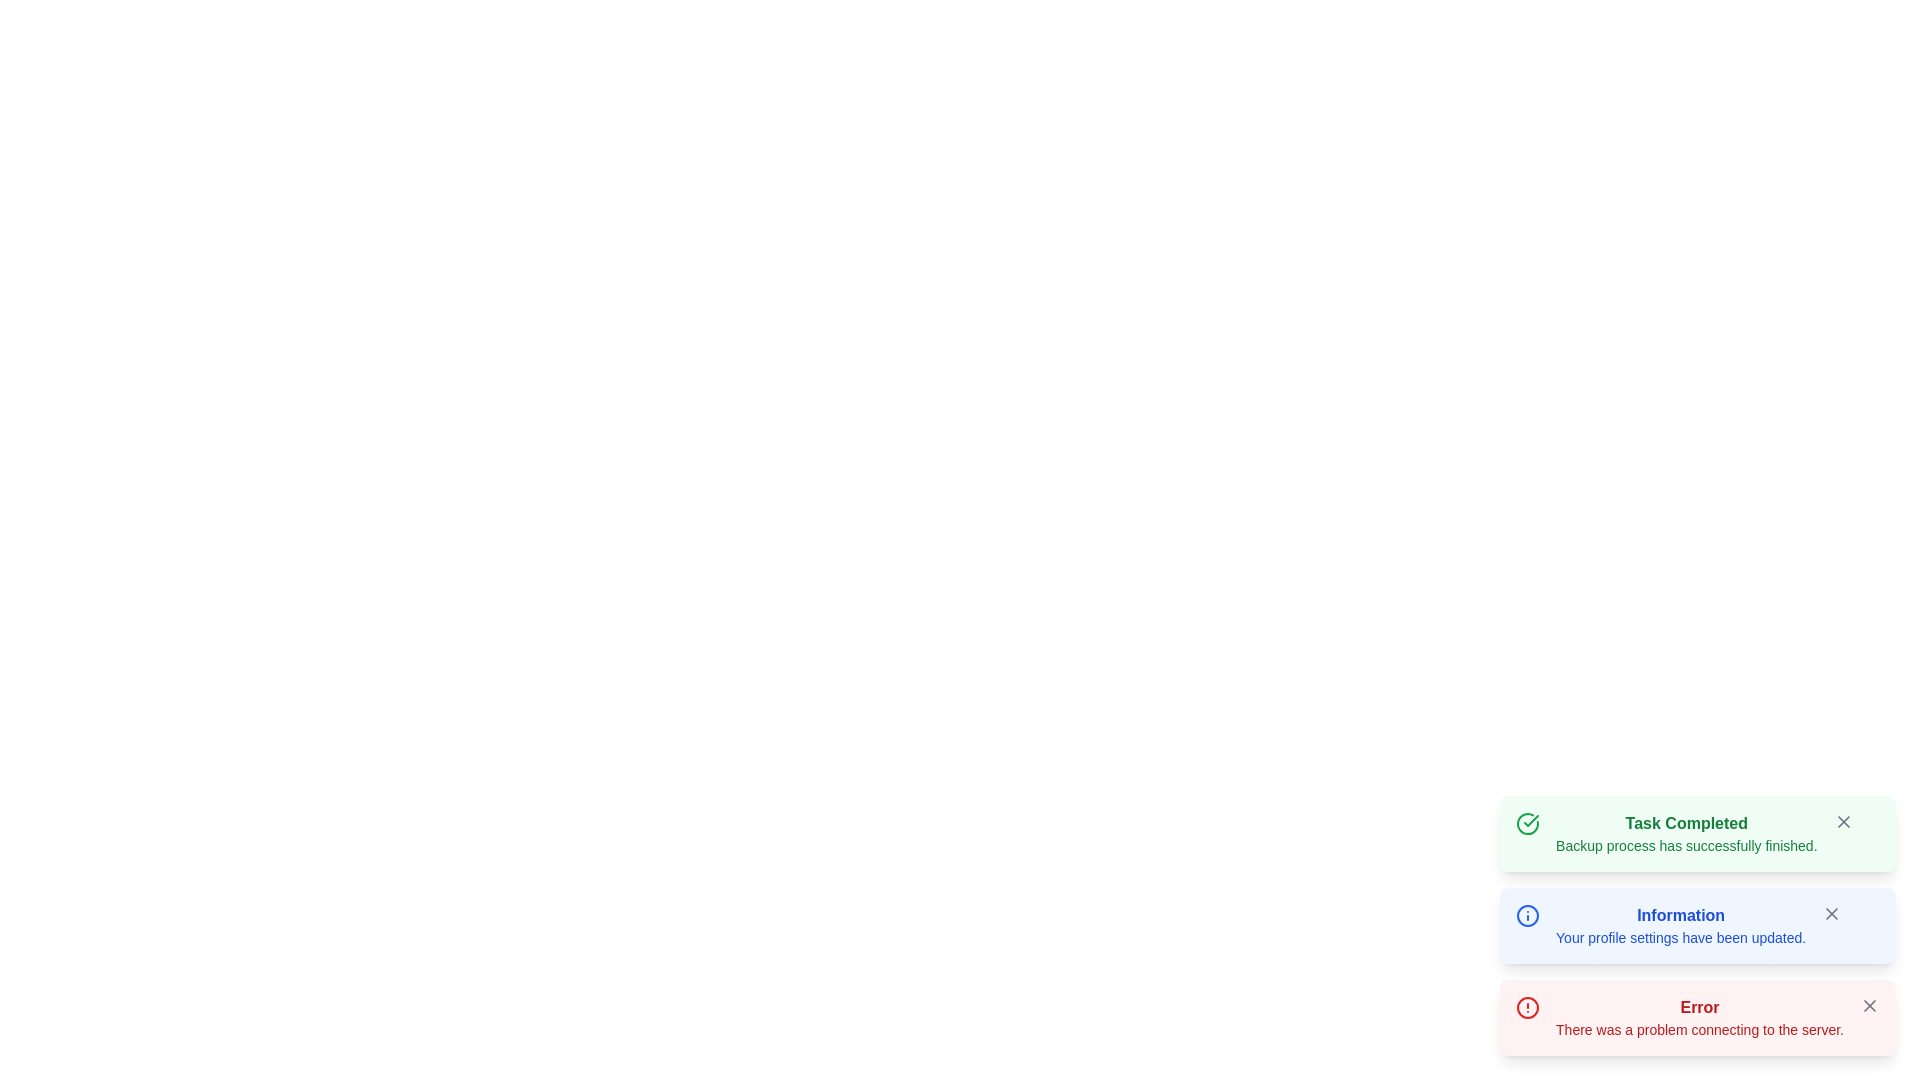 This screenshot has width=1920, height=1080. I want to click on the close button located at the top-right corner of the error notification to change its color, so click(1869, 1006).